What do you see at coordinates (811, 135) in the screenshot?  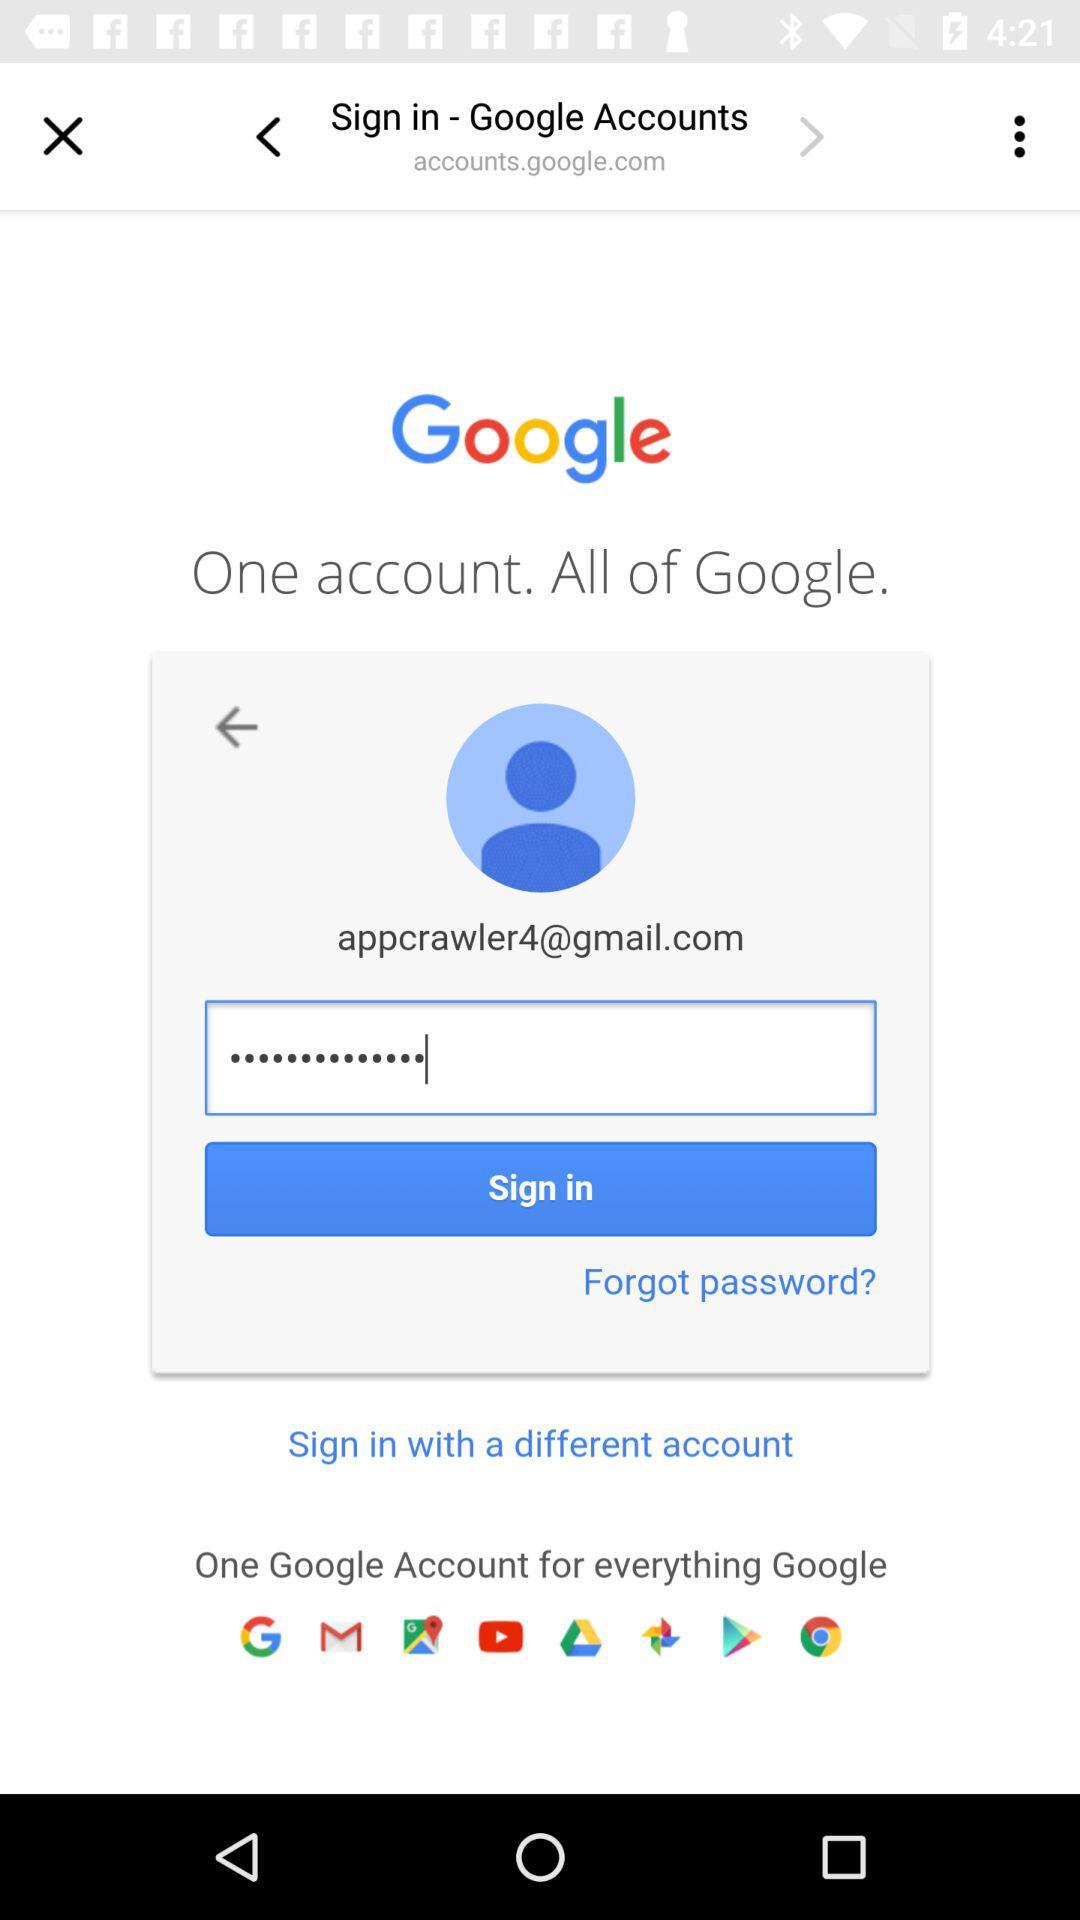 I see `next page` at bounding box center [811, 135].